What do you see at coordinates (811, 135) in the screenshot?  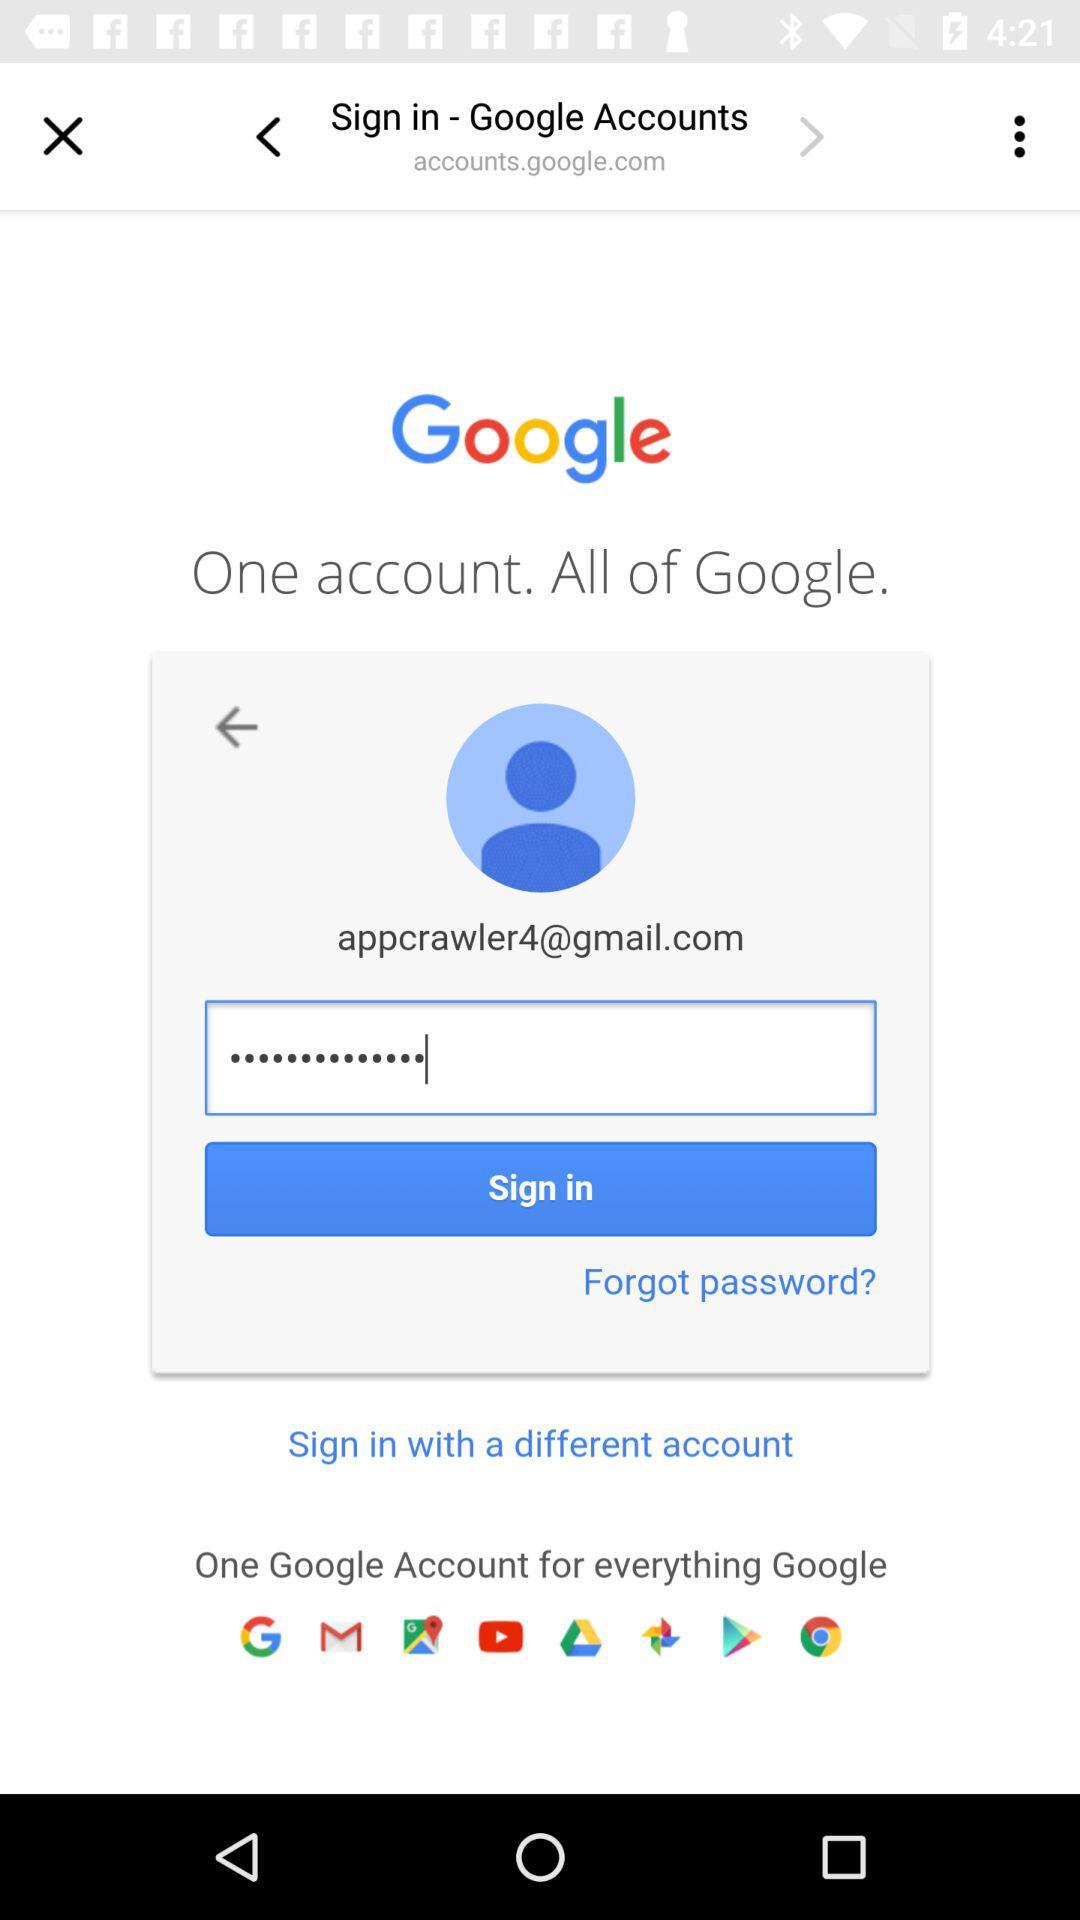 I see `next page` at bounding box center [811, 135].